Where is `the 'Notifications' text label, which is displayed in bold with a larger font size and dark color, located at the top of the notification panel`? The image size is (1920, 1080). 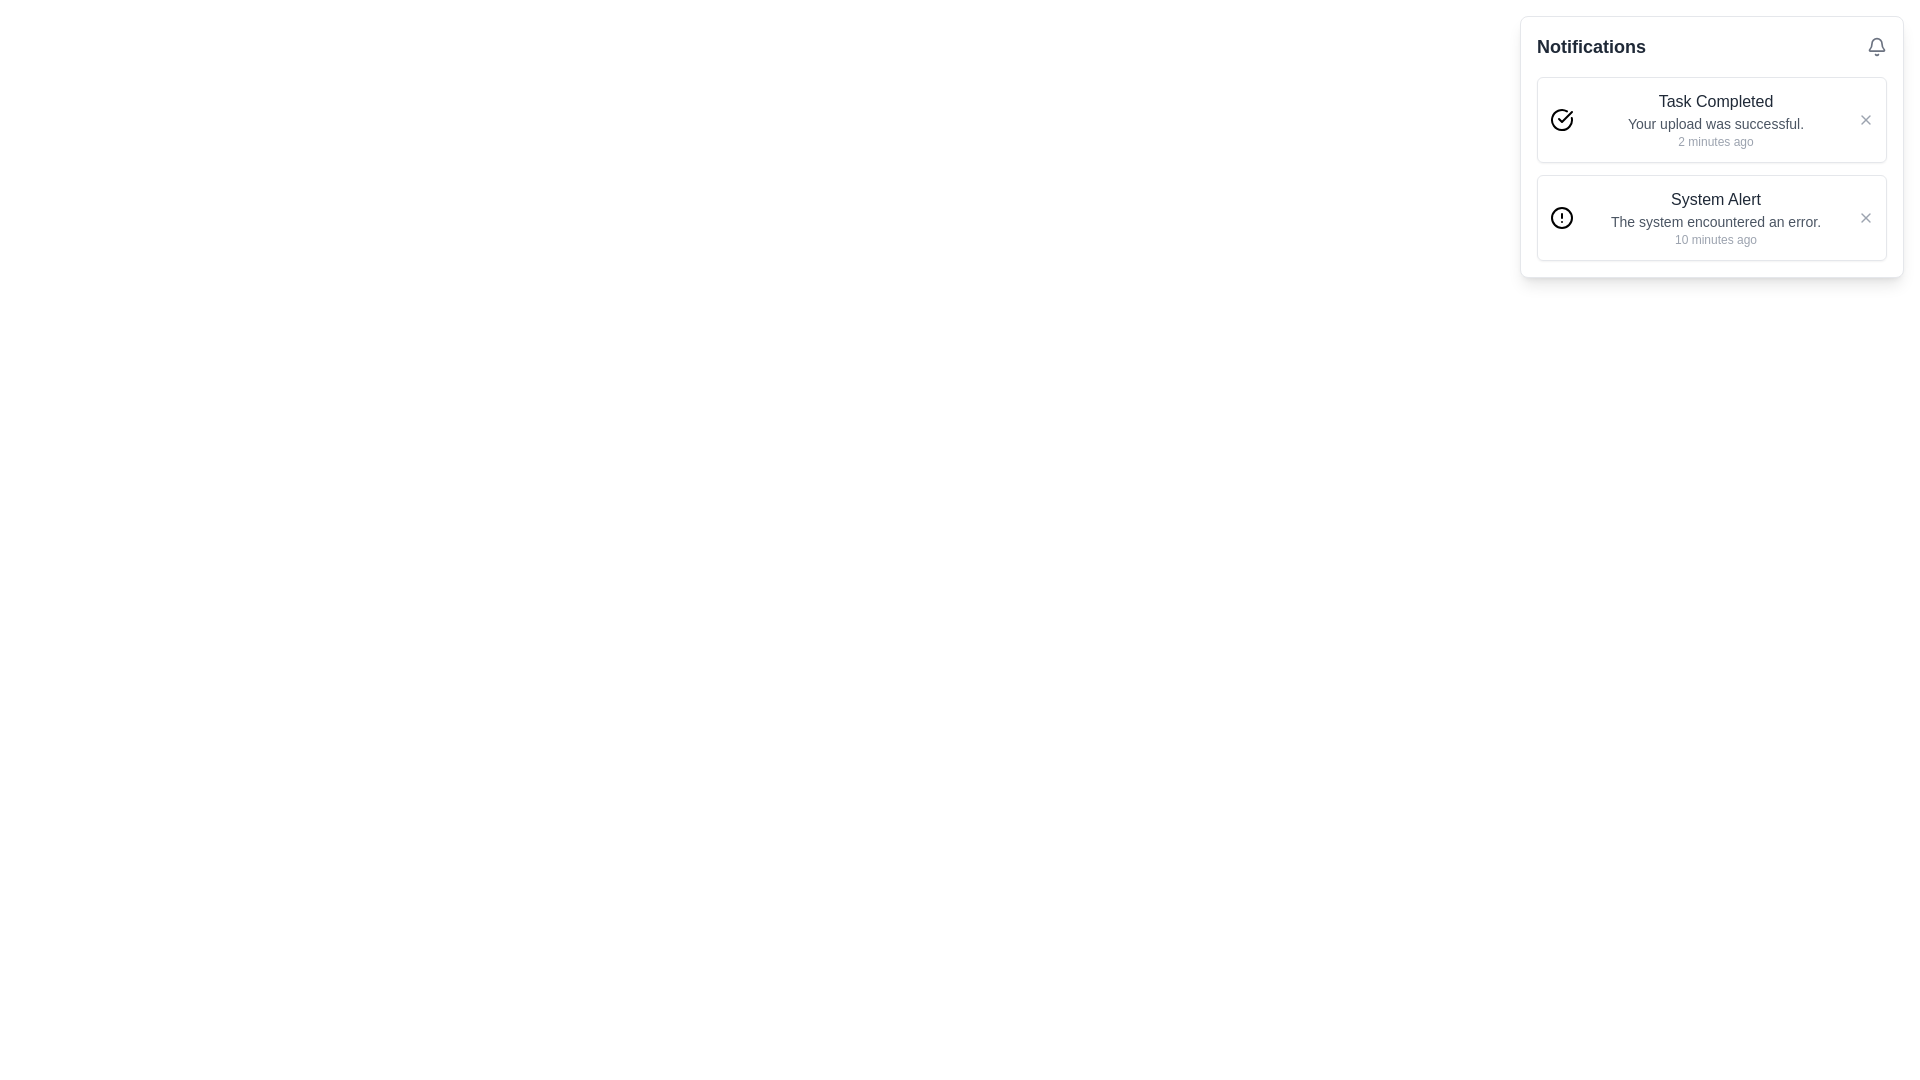 the 'Notifications' text label, which is displayed in bold with a larger font size and dark color, located at the top of the notification panel is located at coordinates (1590, 45).